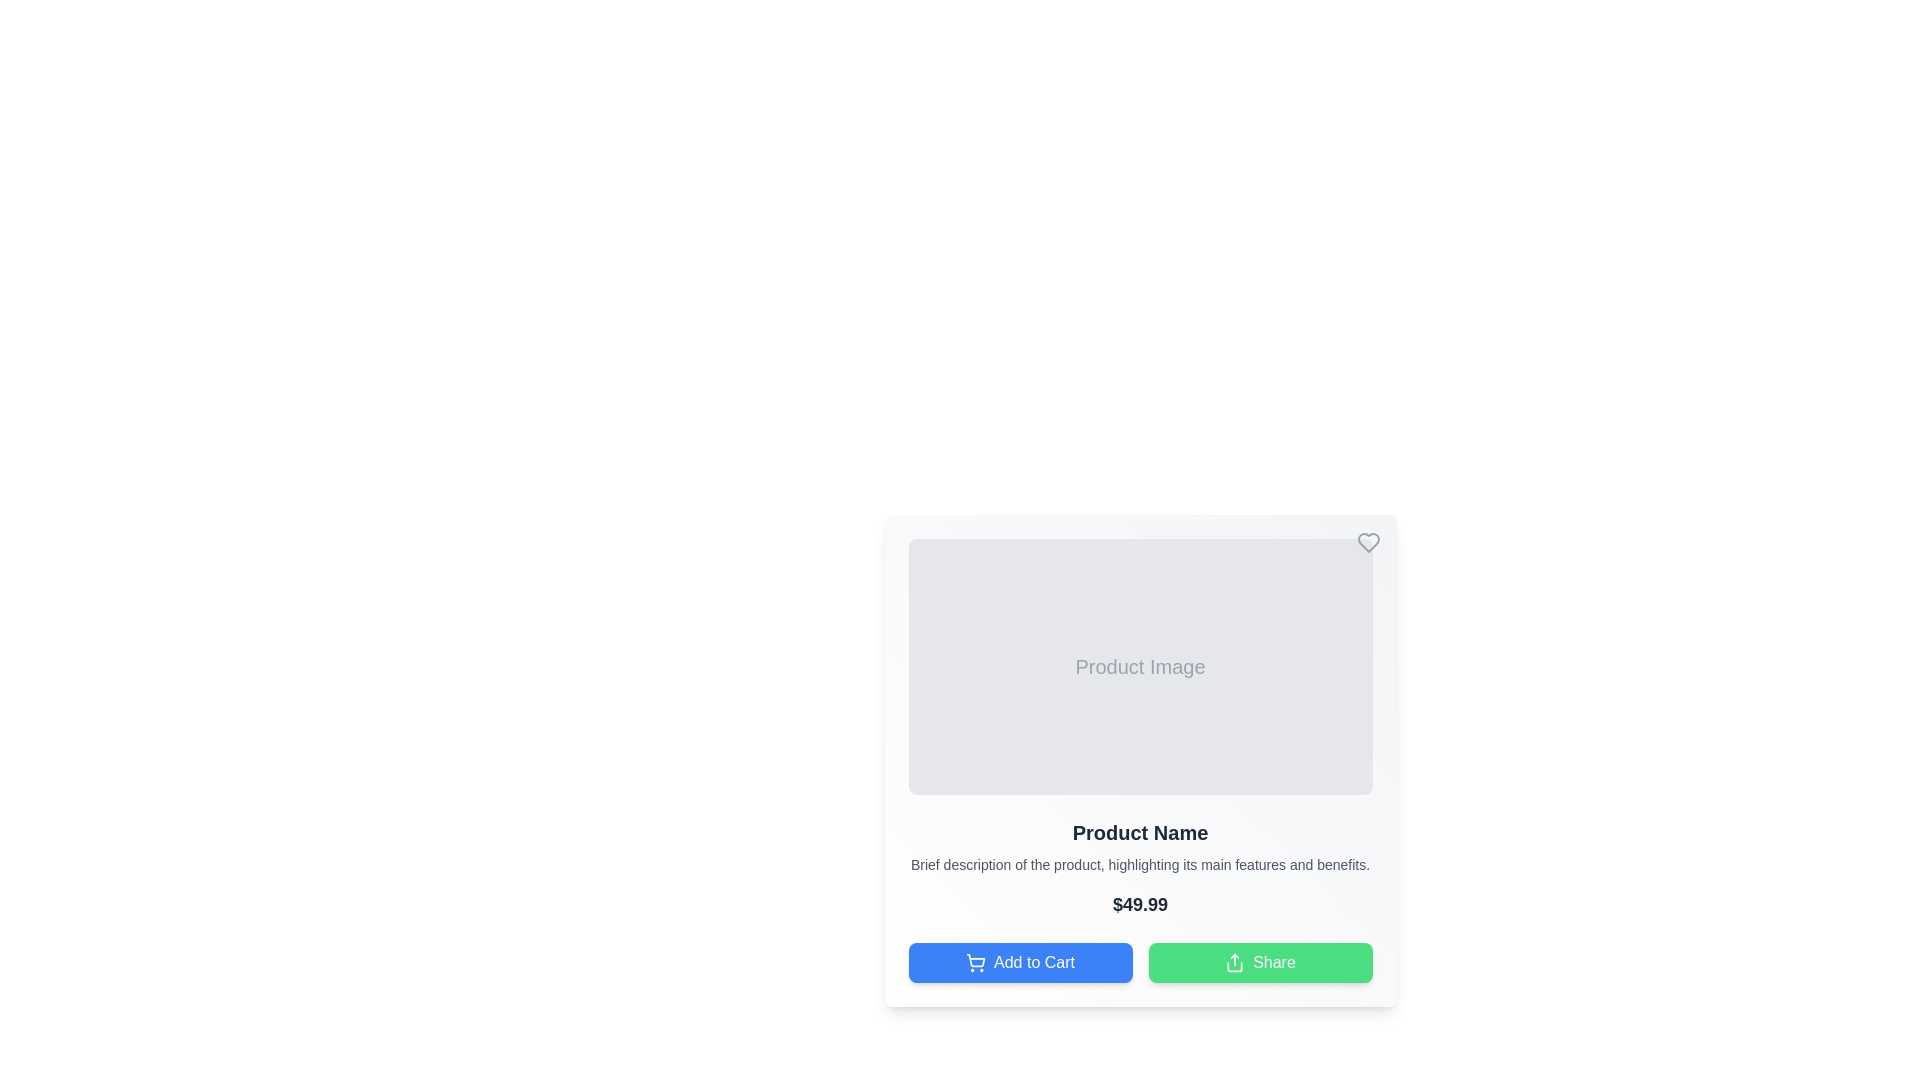 The image size is (1920, 1080). What do you see at coordinates (1259, 962) in the screenshot?
I see `the sharing action button located at the bottom right corner of the grid, adjacent to the 'Add to Cart' button to observe its hover state` at bounding box center [1259, 962].